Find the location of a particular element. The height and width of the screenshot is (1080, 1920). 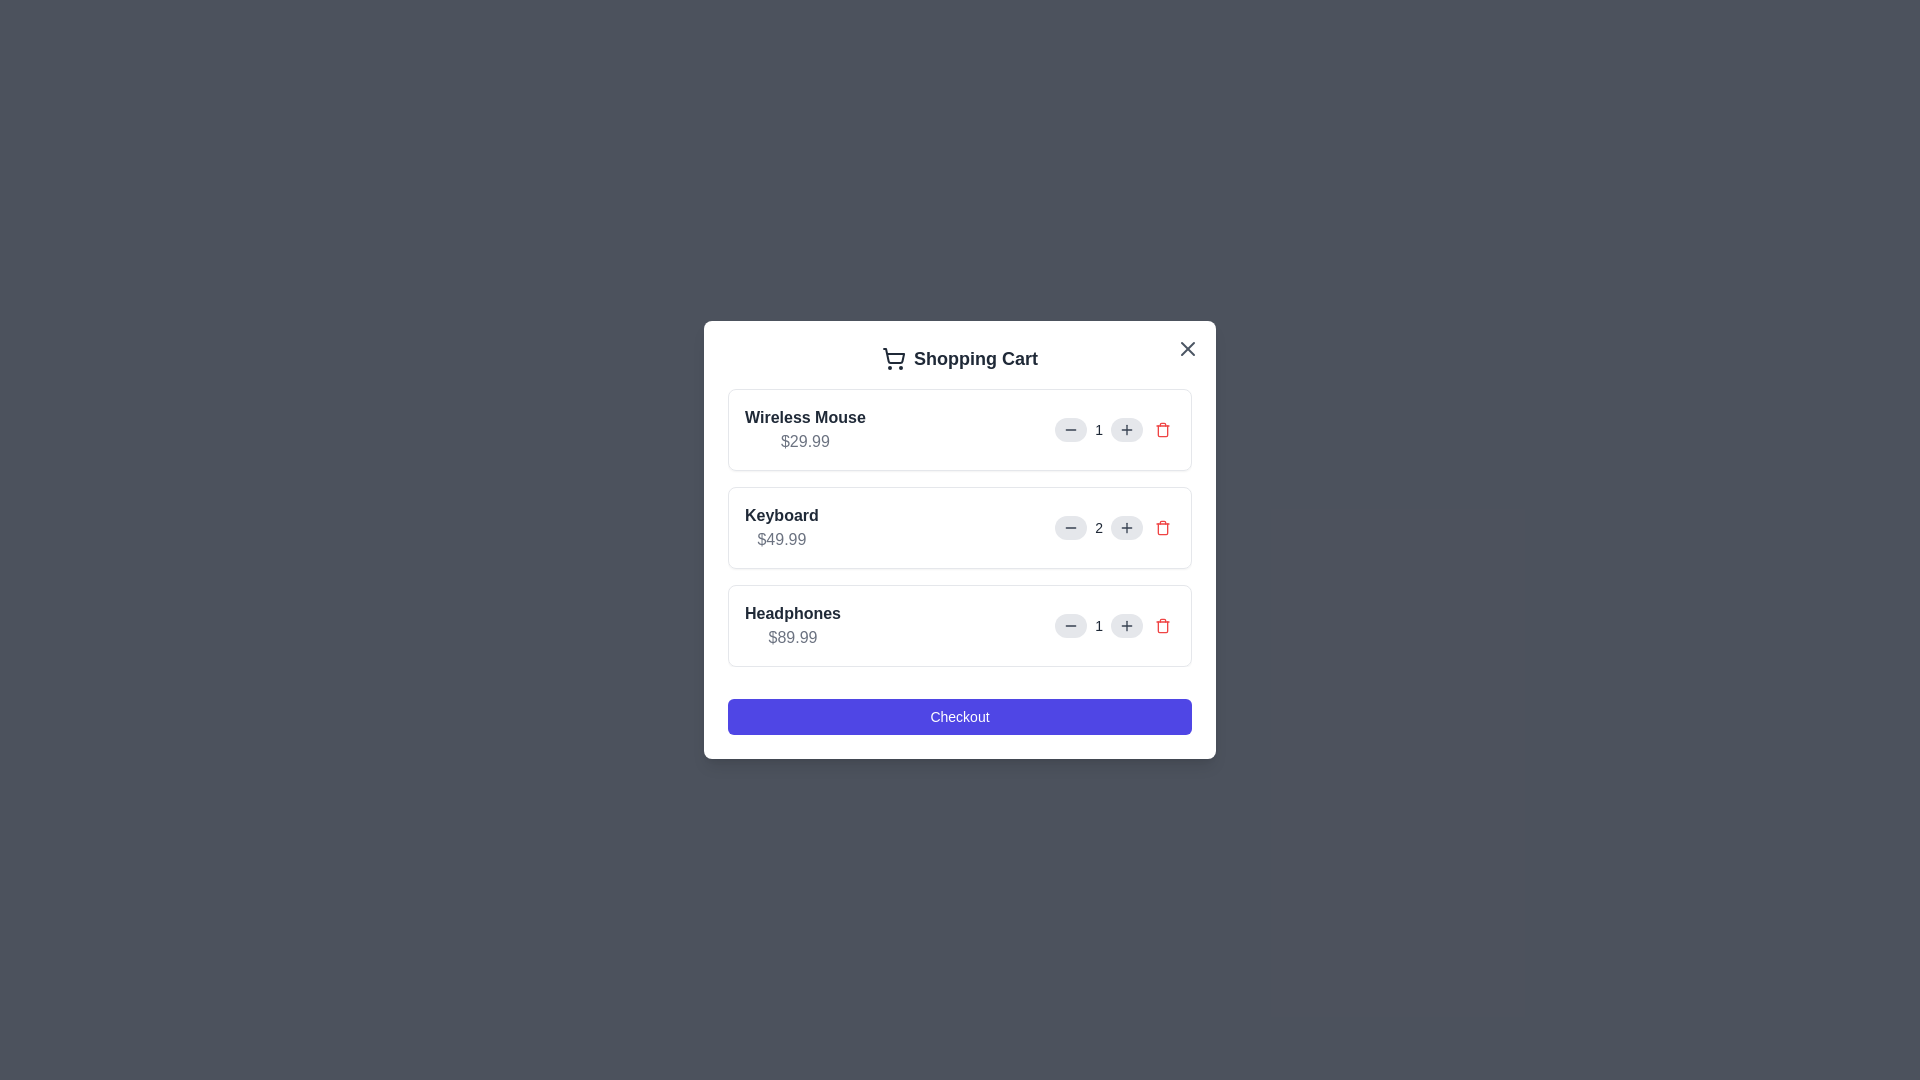

the plus icon button beside the '1' label in the 'Headphones' item row of the shopping cart interface to increase the quantity is located at coordinates (1127, 624).